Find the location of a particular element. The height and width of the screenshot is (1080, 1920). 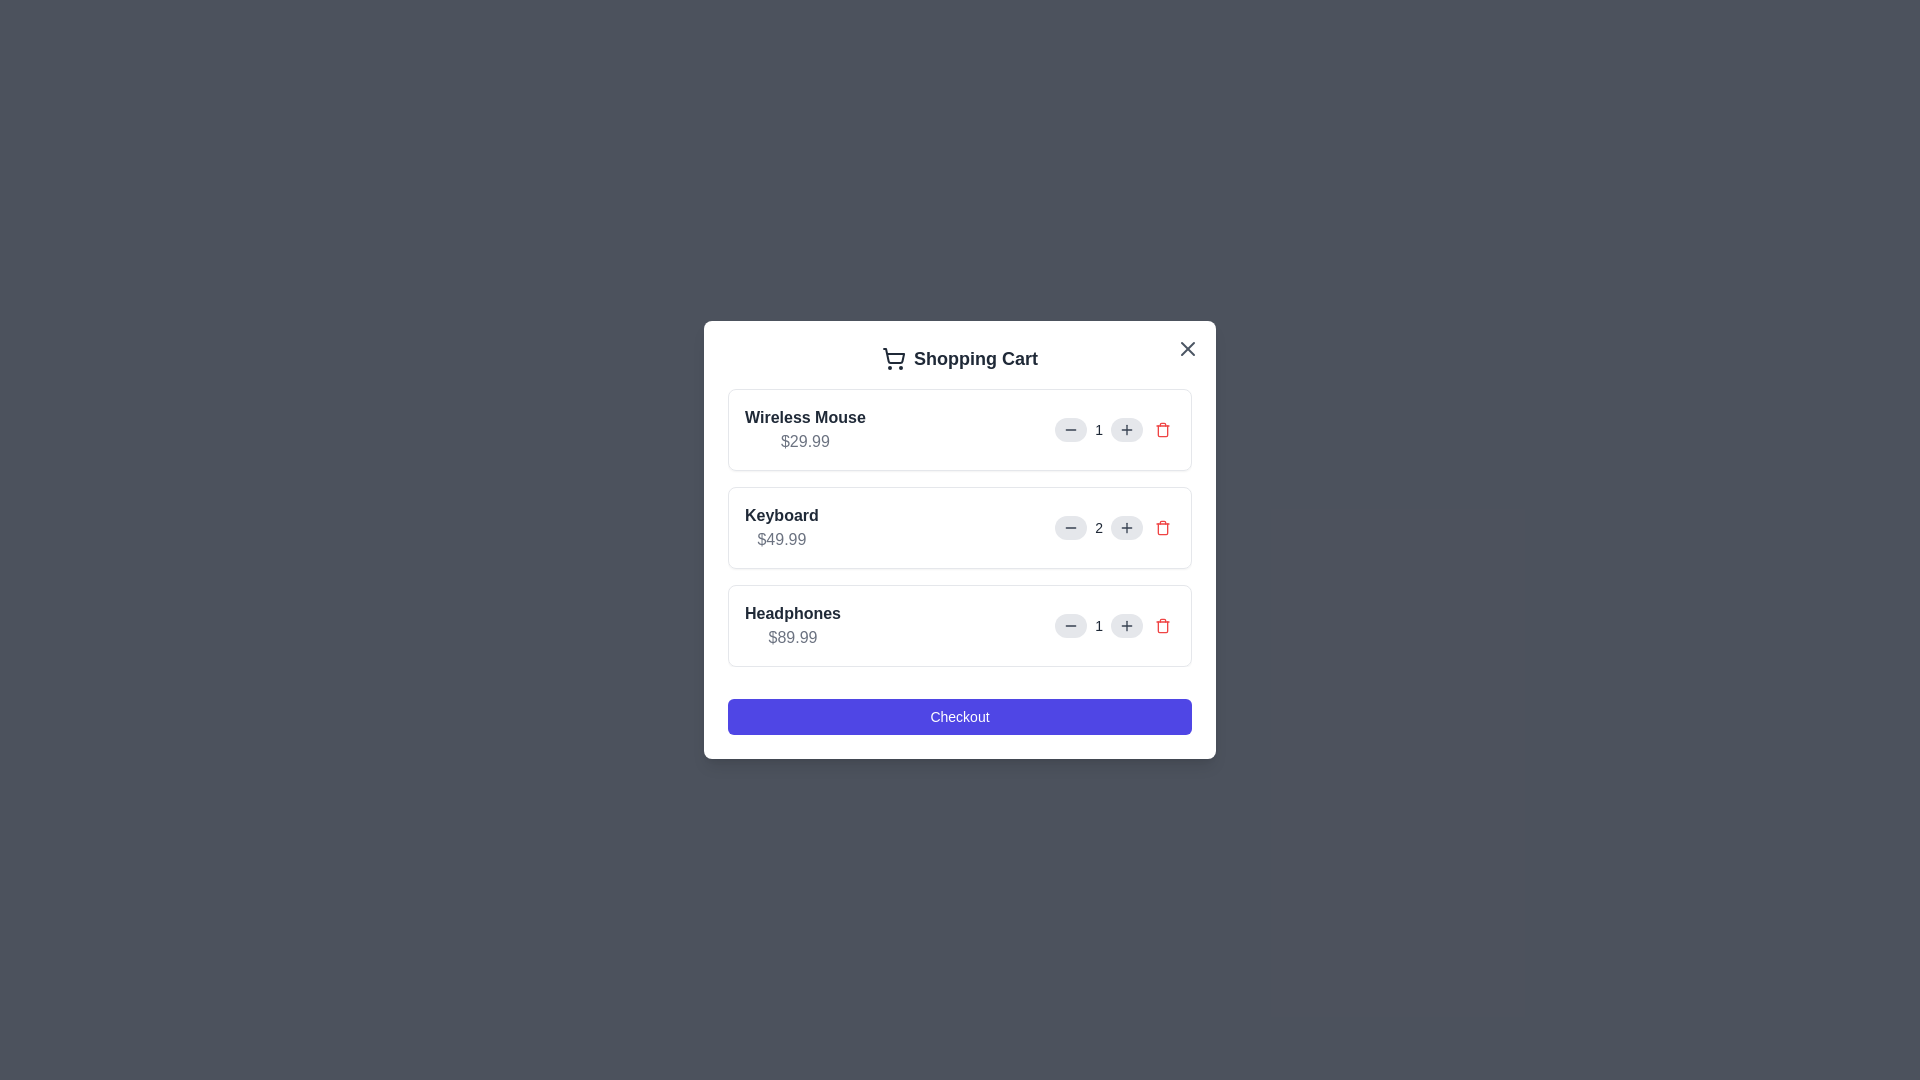

the plus icon button beside the '1' label in the 'Headphones' item row of the shopping cart interface to increase the quantity is located at coordinates (1127, 624).